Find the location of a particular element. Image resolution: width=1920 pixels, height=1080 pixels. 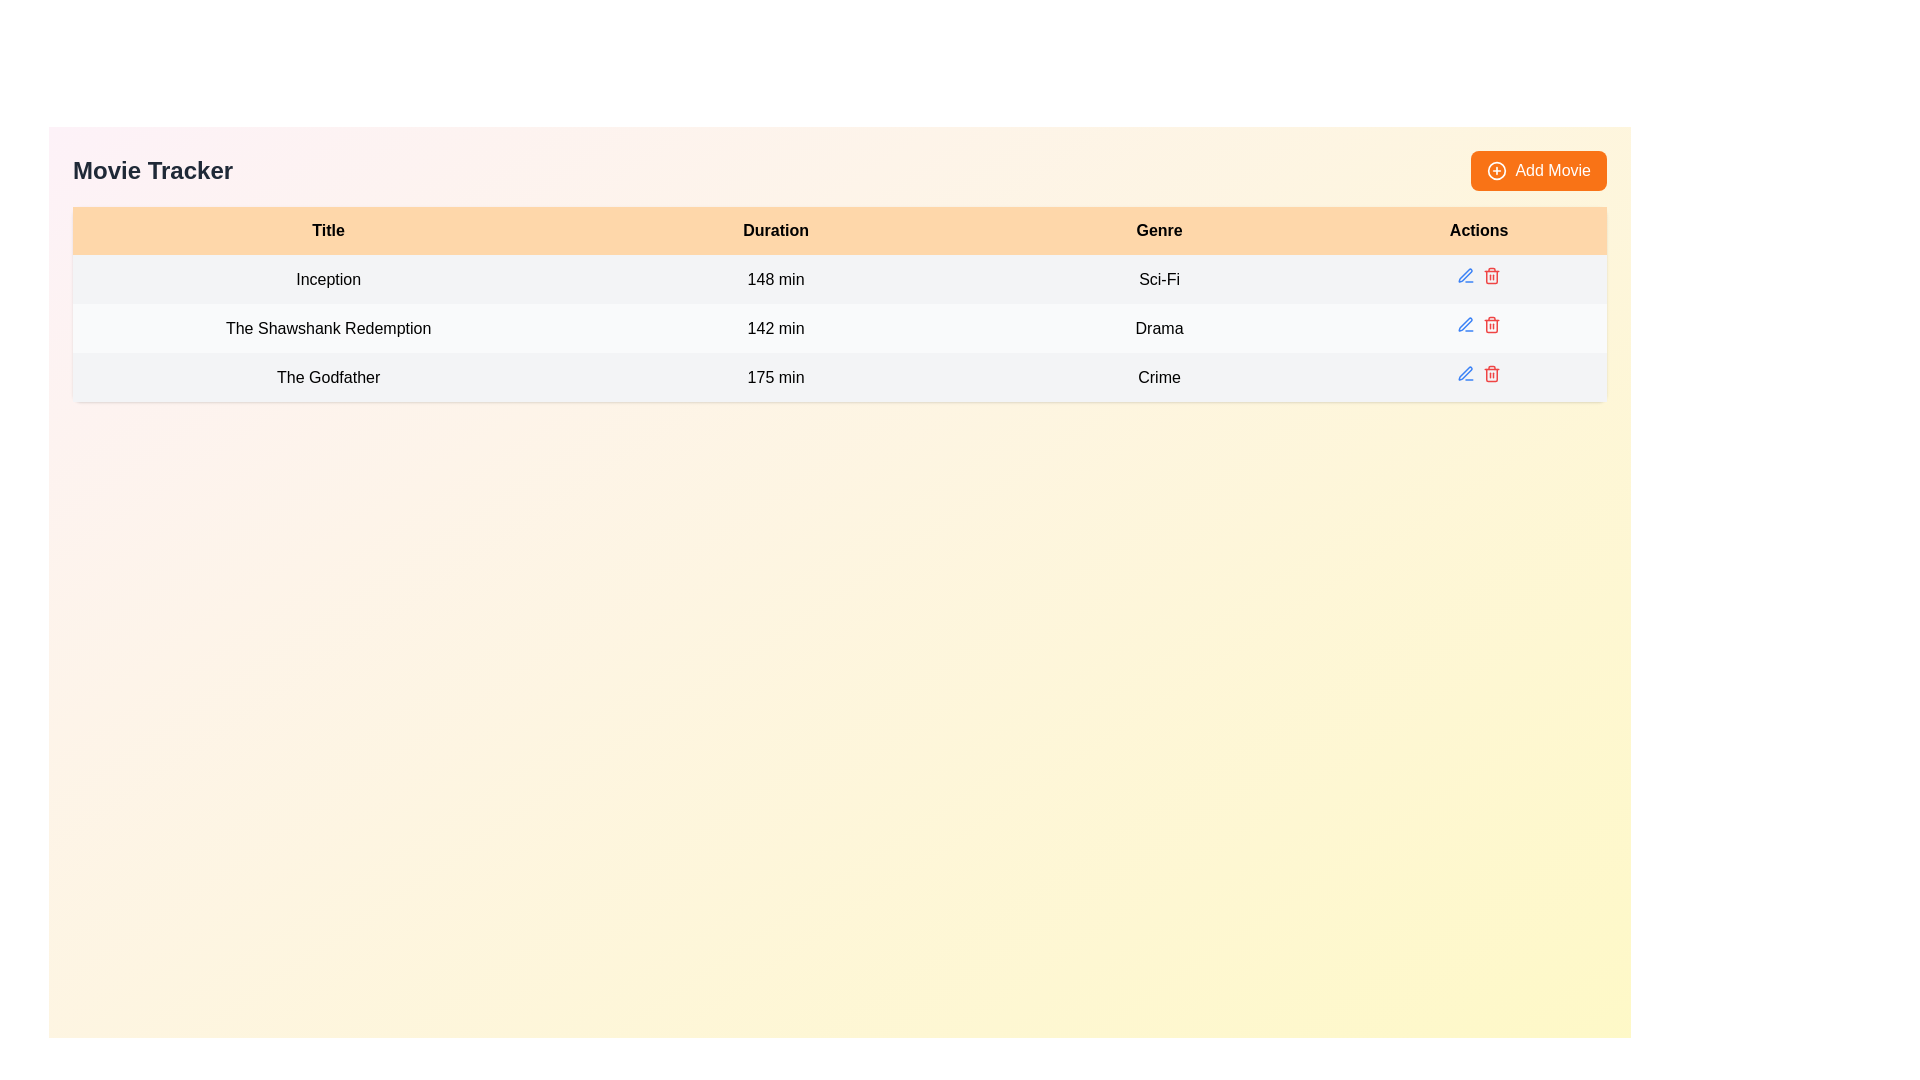

the red trash can icon button in the Actions column of the last row for the movie entry 'The Godfather' is located at coordinates (1492, 374).